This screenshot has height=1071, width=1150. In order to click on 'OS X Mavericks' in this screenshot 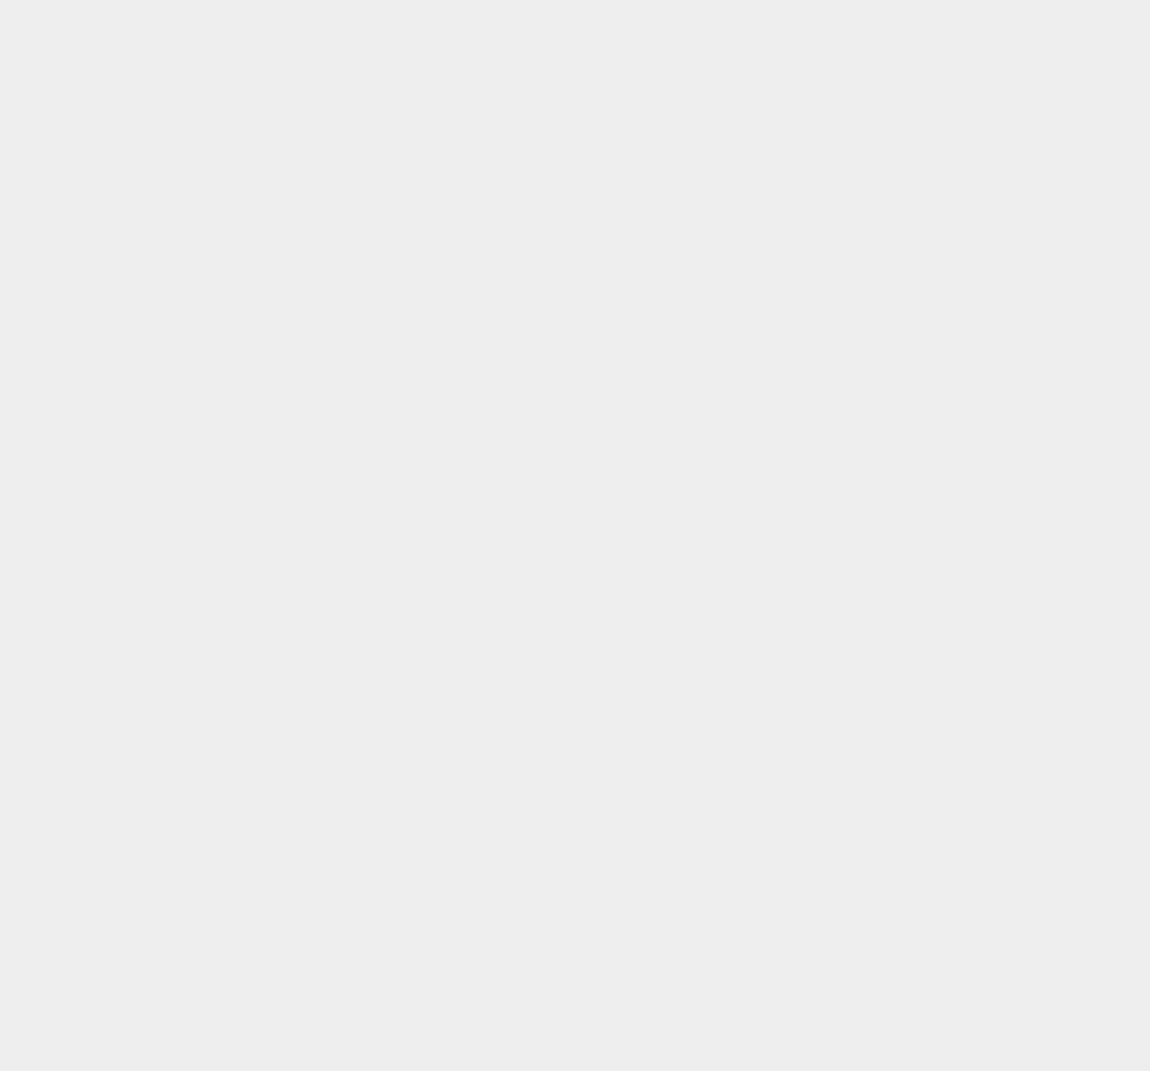, I will do `click(860, 512)`.